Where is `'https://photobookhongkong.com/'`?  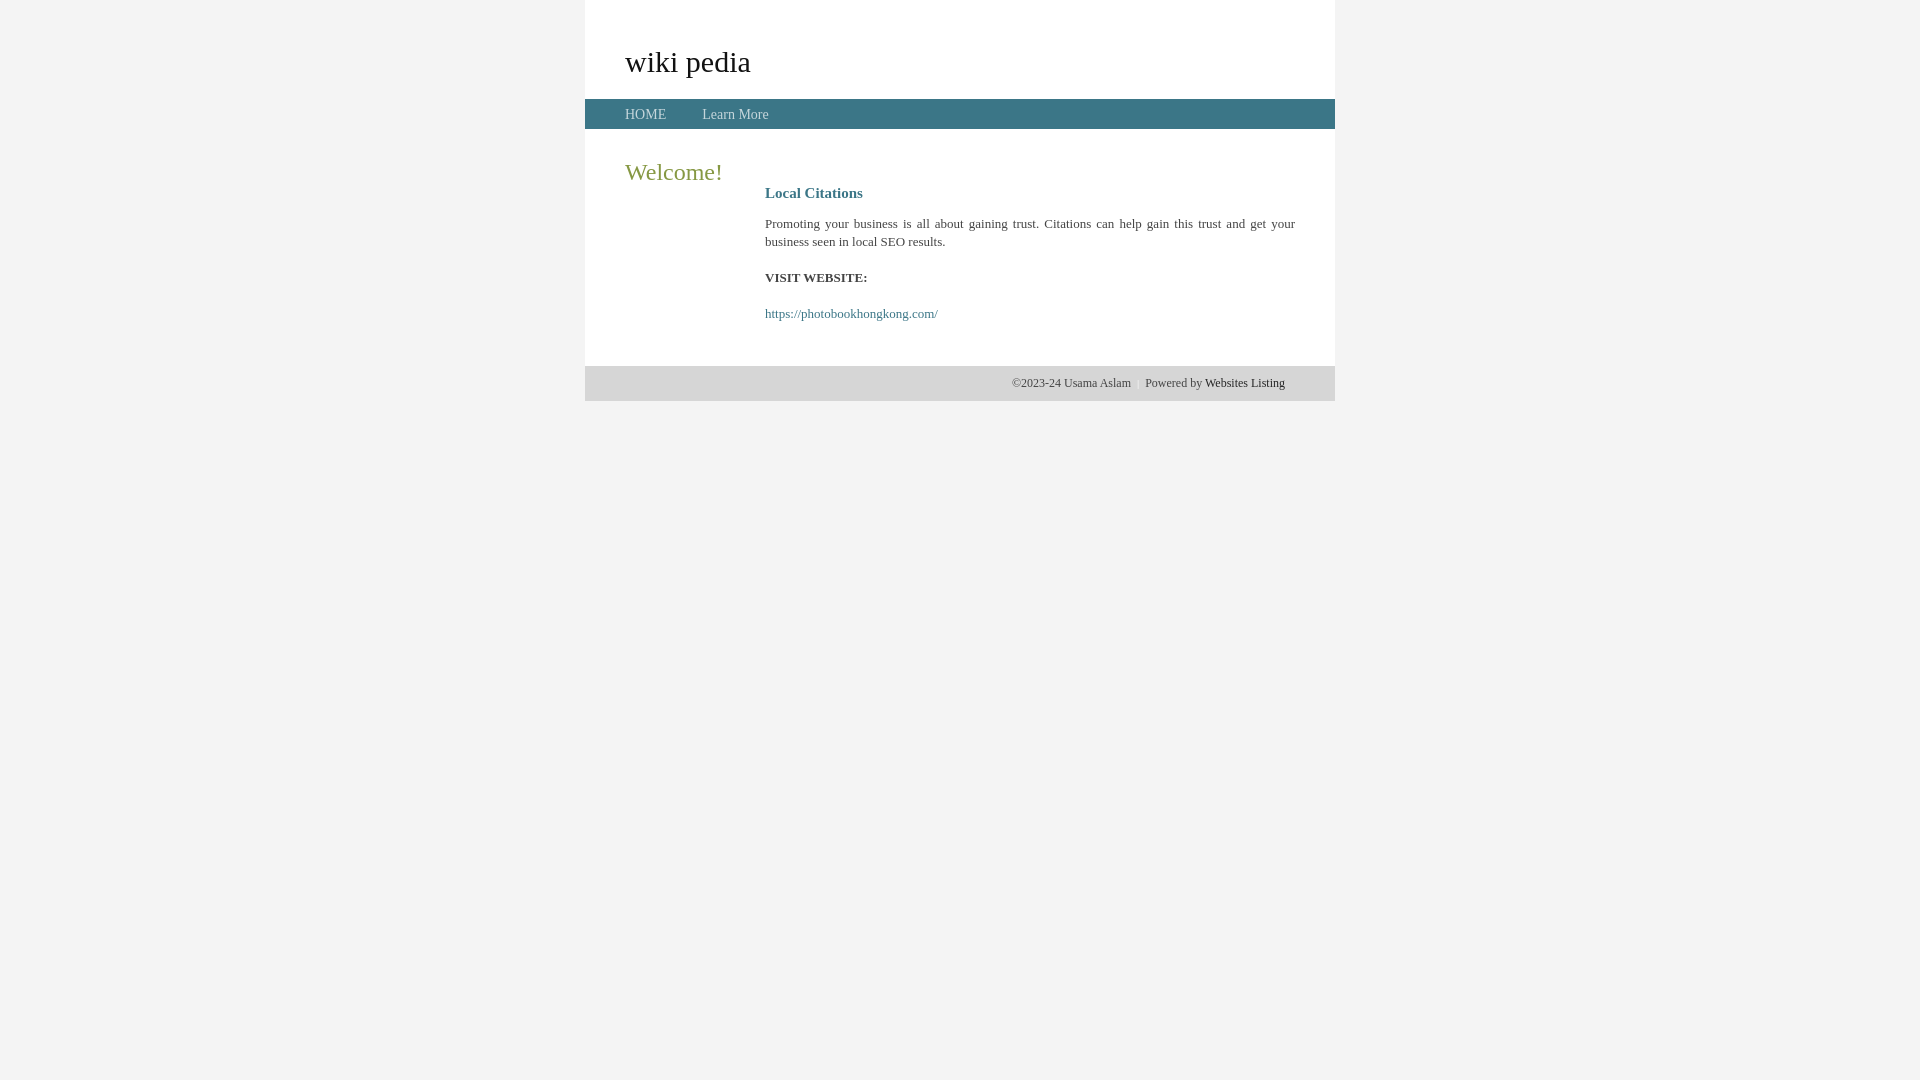
'https://photobookhongkong.com/' is located at coordinates (851, 313).